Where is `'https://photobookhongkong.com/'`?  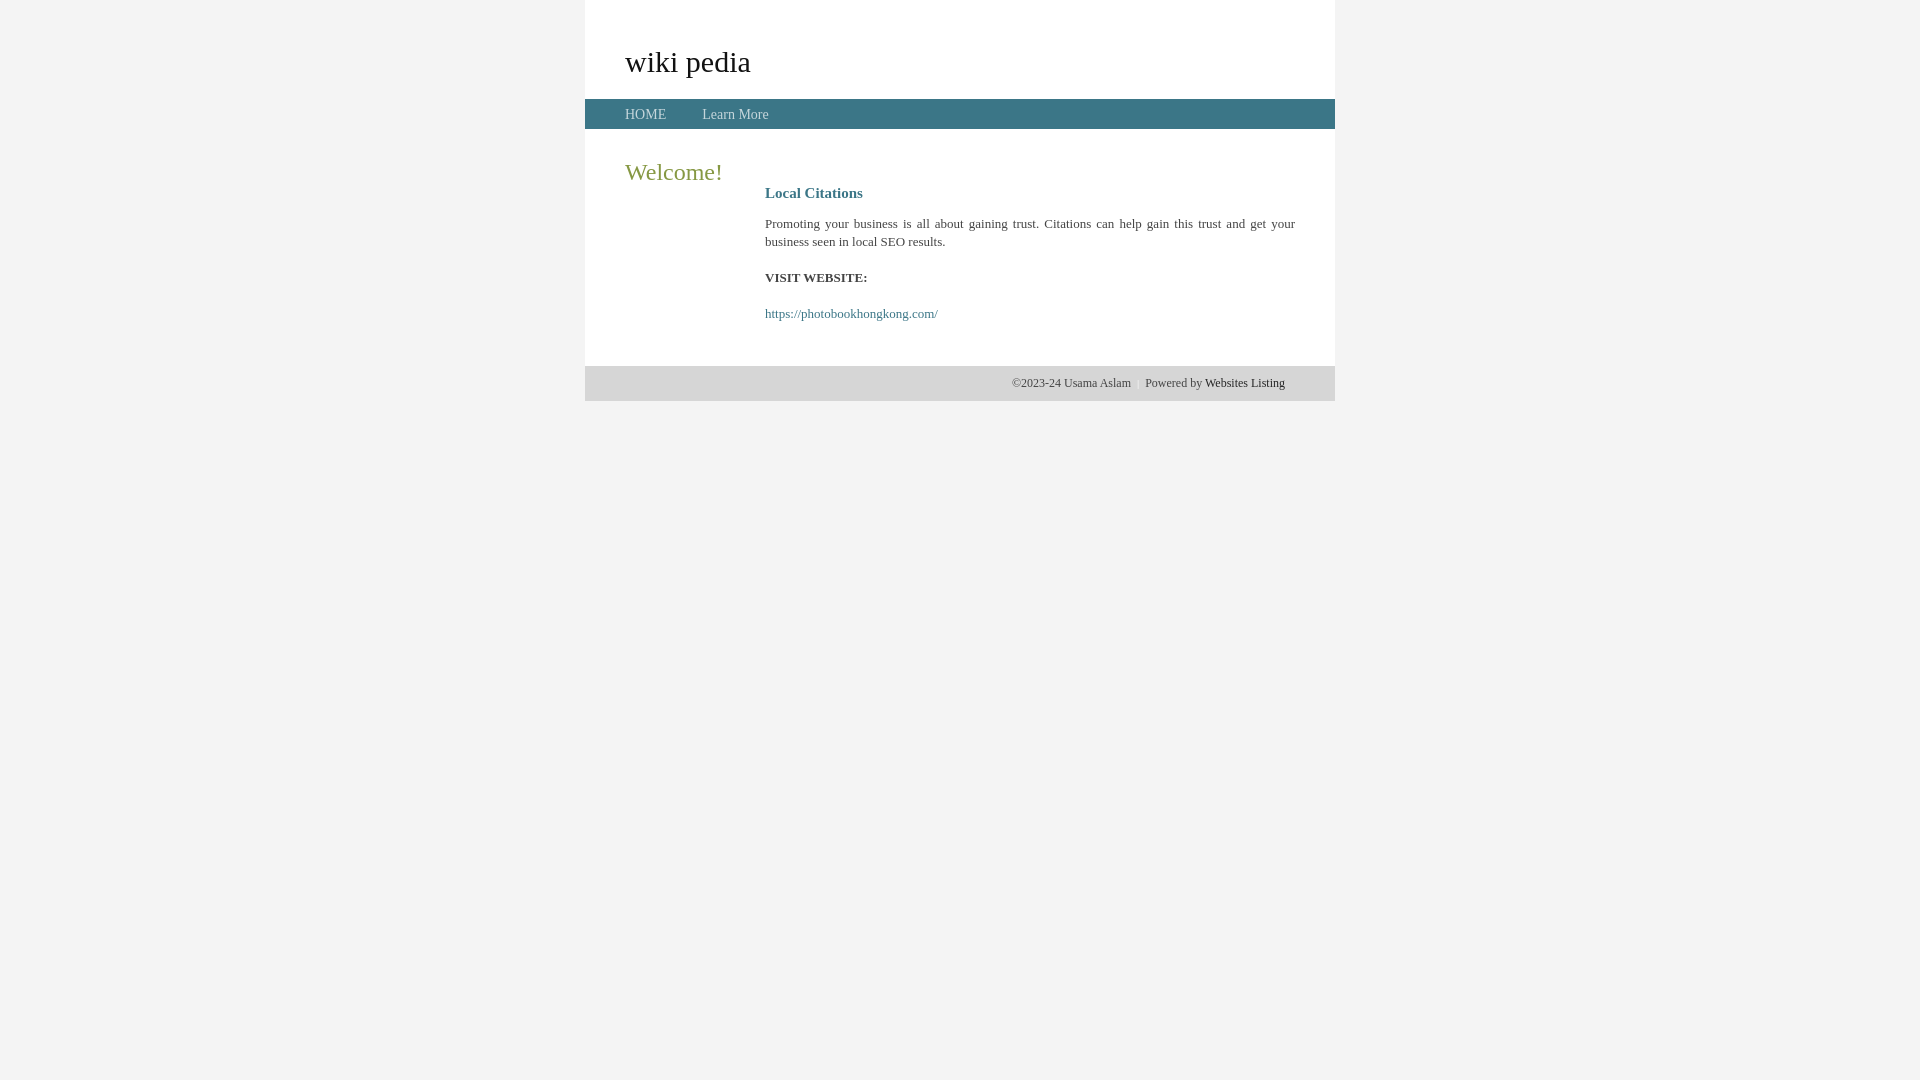
'https://photobookhongkong.com/' is located at coordinates (851, 313).